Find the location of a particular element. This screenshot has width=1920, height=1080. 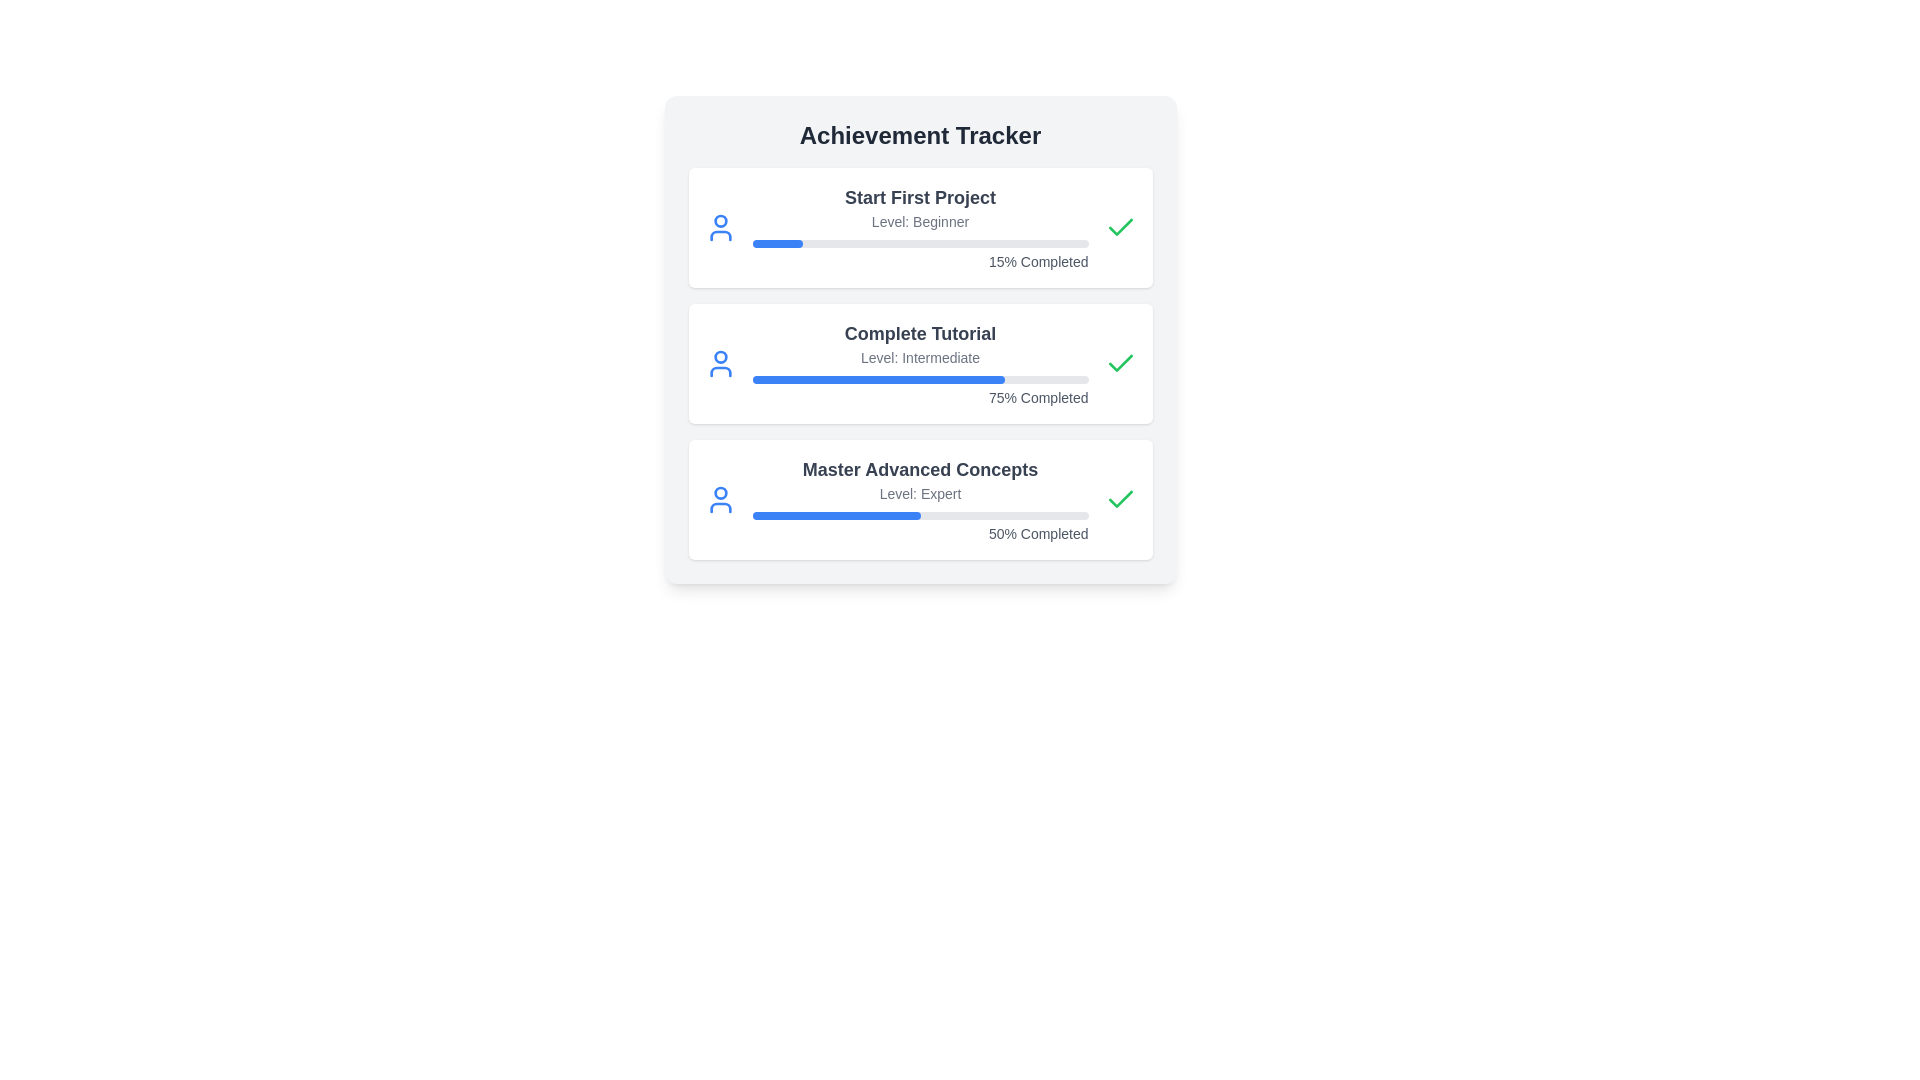

the title text of the third task card in the 'Achievement Tracker' interface, which describes the advanced concept mastery task is located at coordinates (919, 470).